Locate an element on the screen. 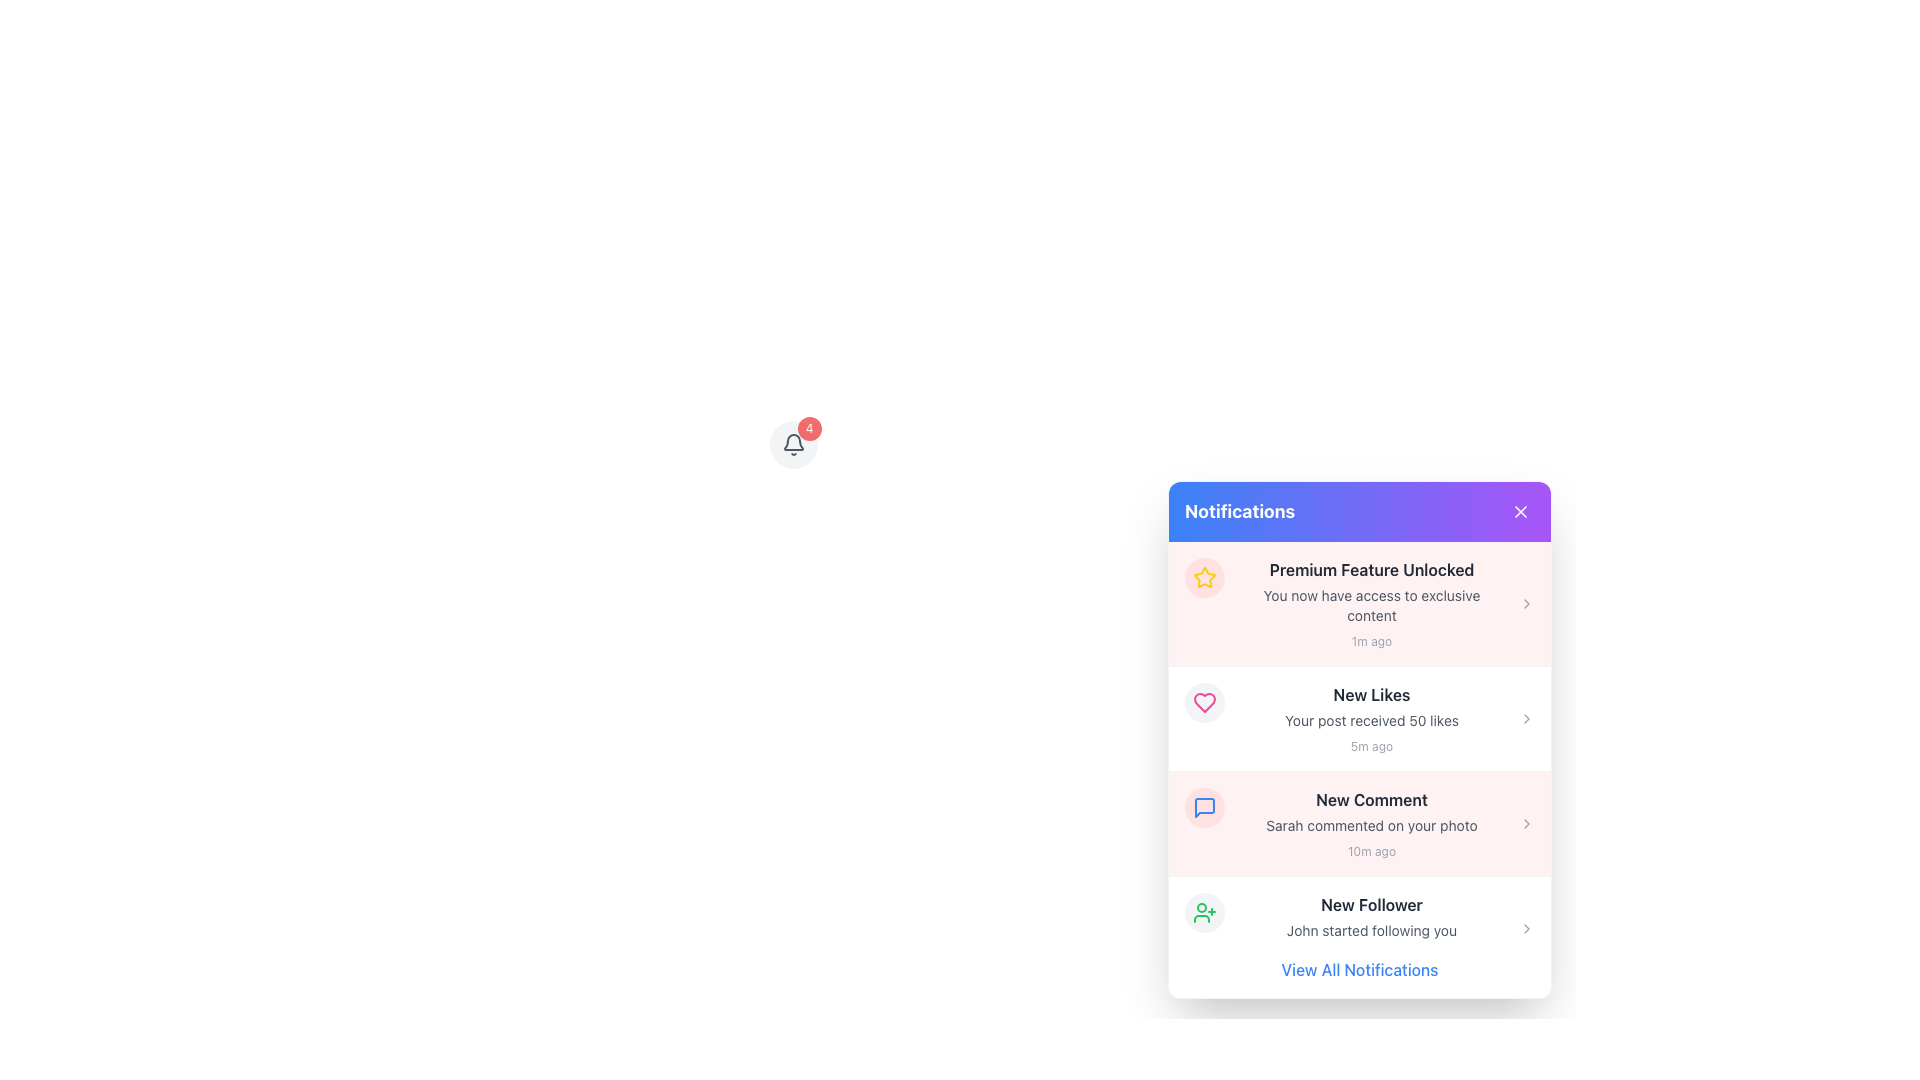 This screenshot has width=1920, height=1080. the icon that represents the action to add a user, located in the notifications panel below the 'New Follower' text is located at coordinates (1203, 913).